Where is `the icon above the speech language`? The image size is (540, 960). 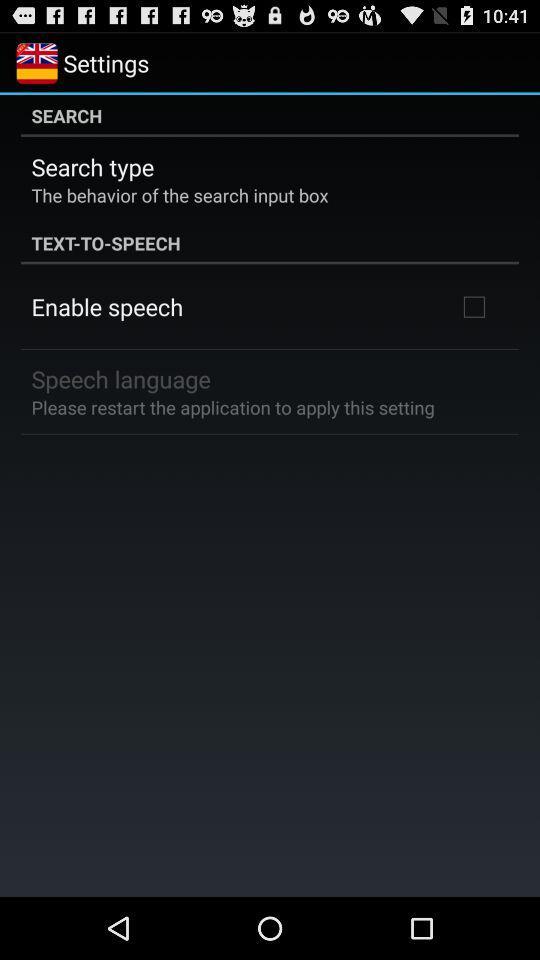
the icon above the speech language is located at coordinates (107, 306).